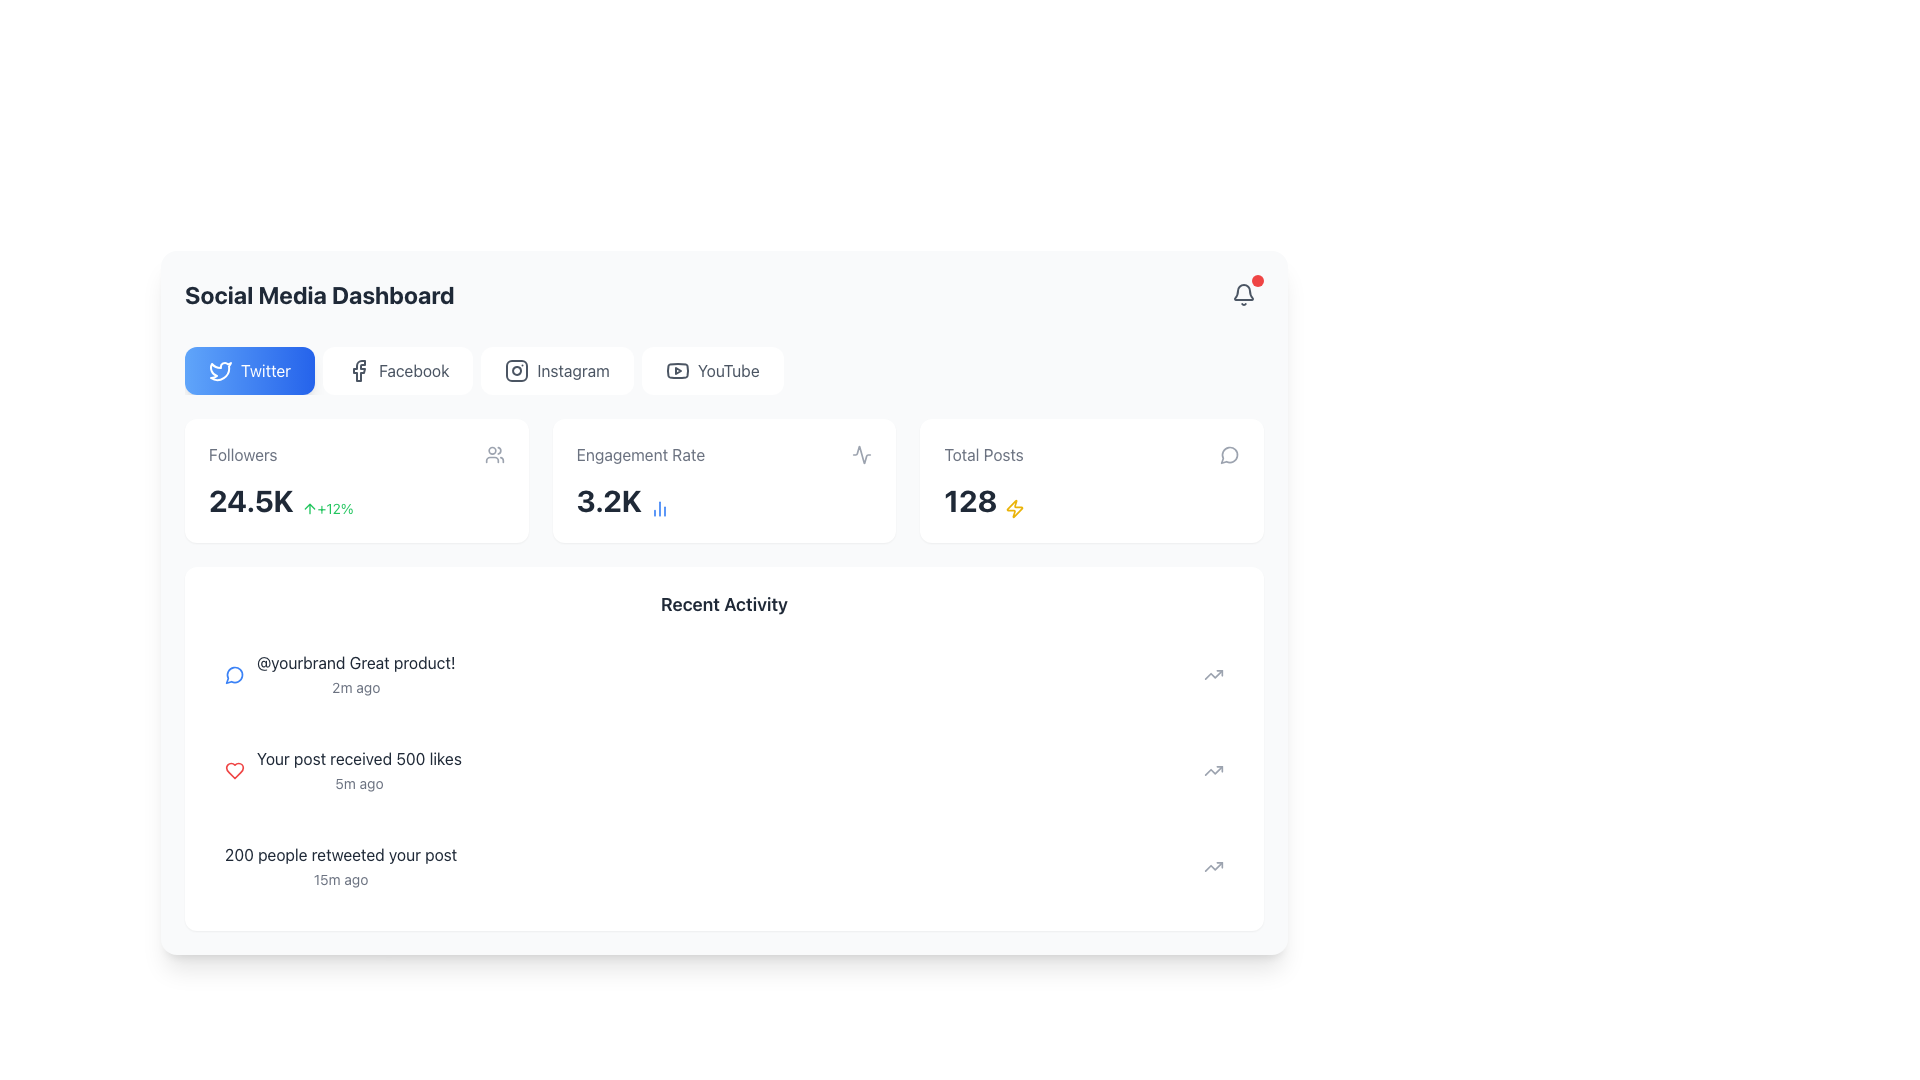 This screenshot has height=1080, width=1920. What do you see at coordinates (1256, 281) in the screenshot?
I see `the notification badge located in the top-right corner of the interface, aligned with the bell symbol to signify new or pending notifications` at bounding box center [1256, 281].